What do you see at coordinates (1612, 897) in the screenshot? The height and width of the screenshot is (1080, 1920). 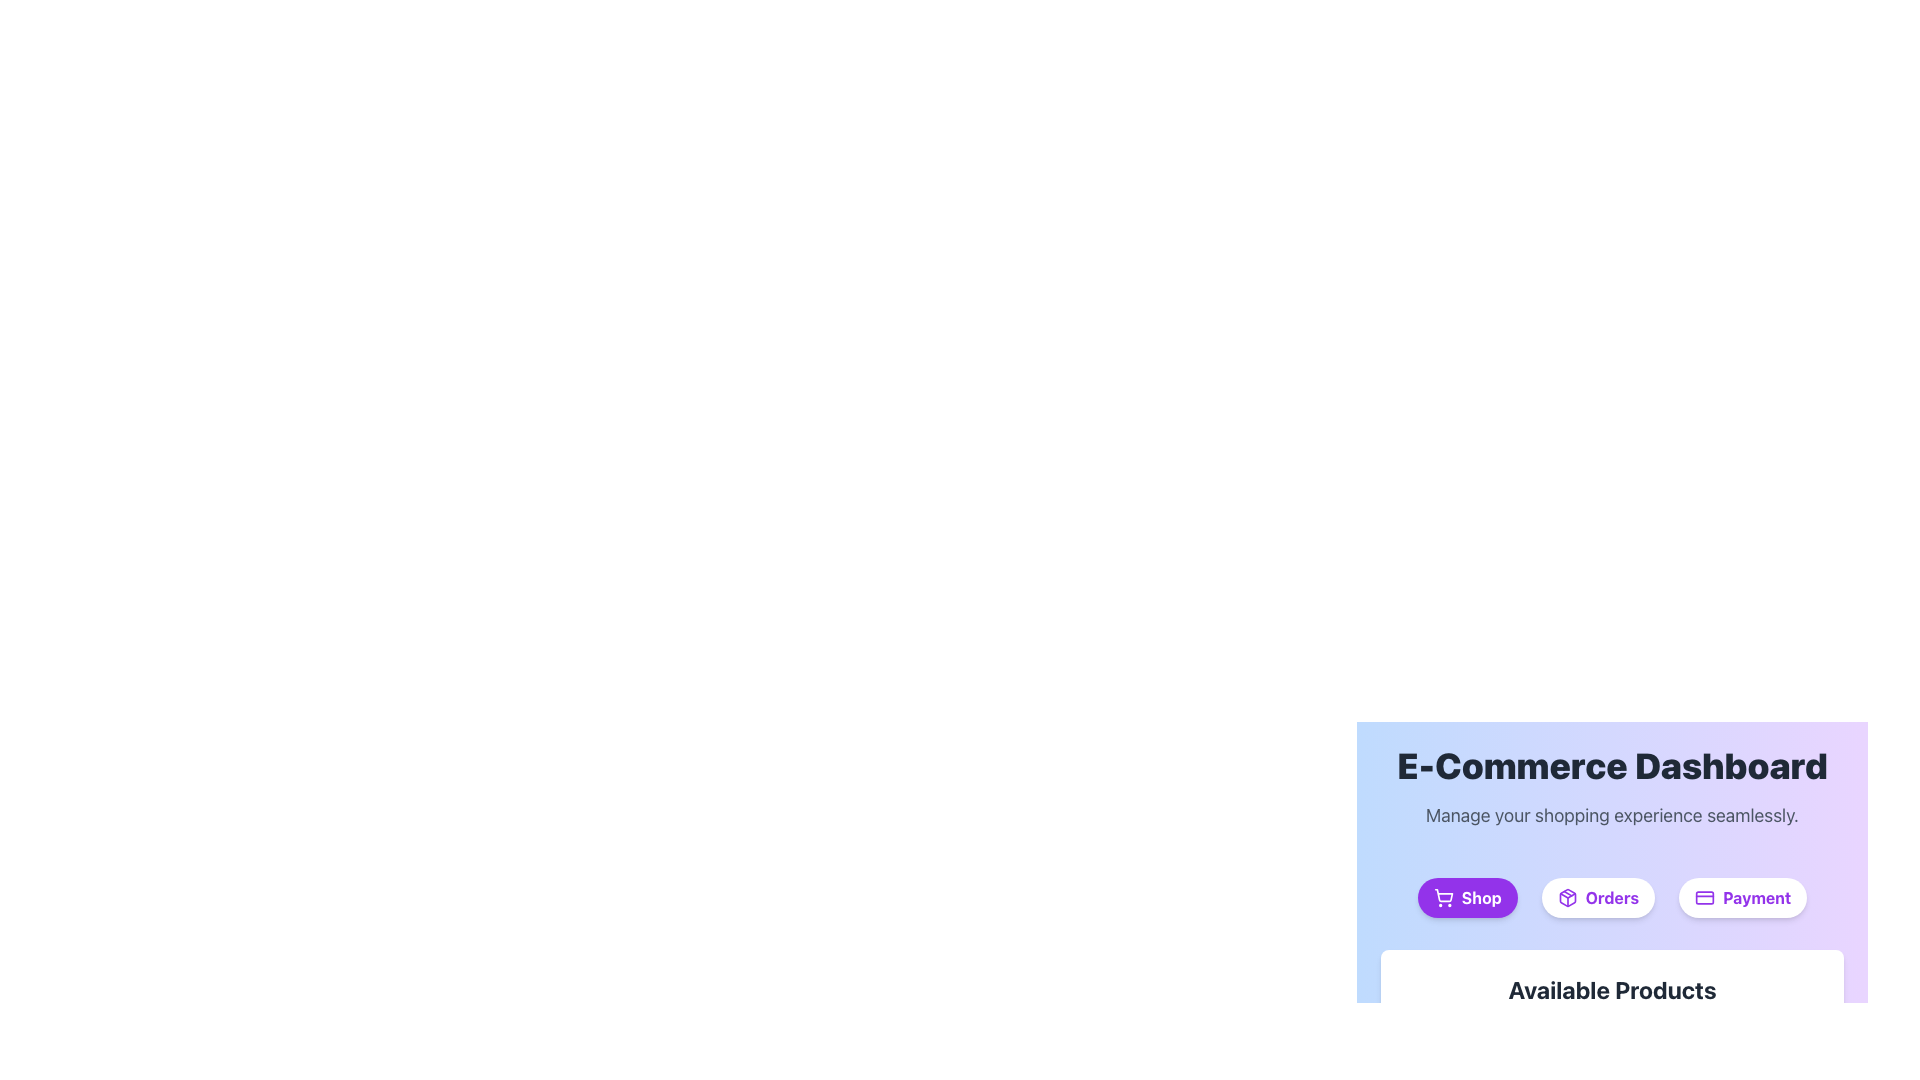 I see `the 'Orders' button in the Navigation bar` at bounding box center [1612, 897].